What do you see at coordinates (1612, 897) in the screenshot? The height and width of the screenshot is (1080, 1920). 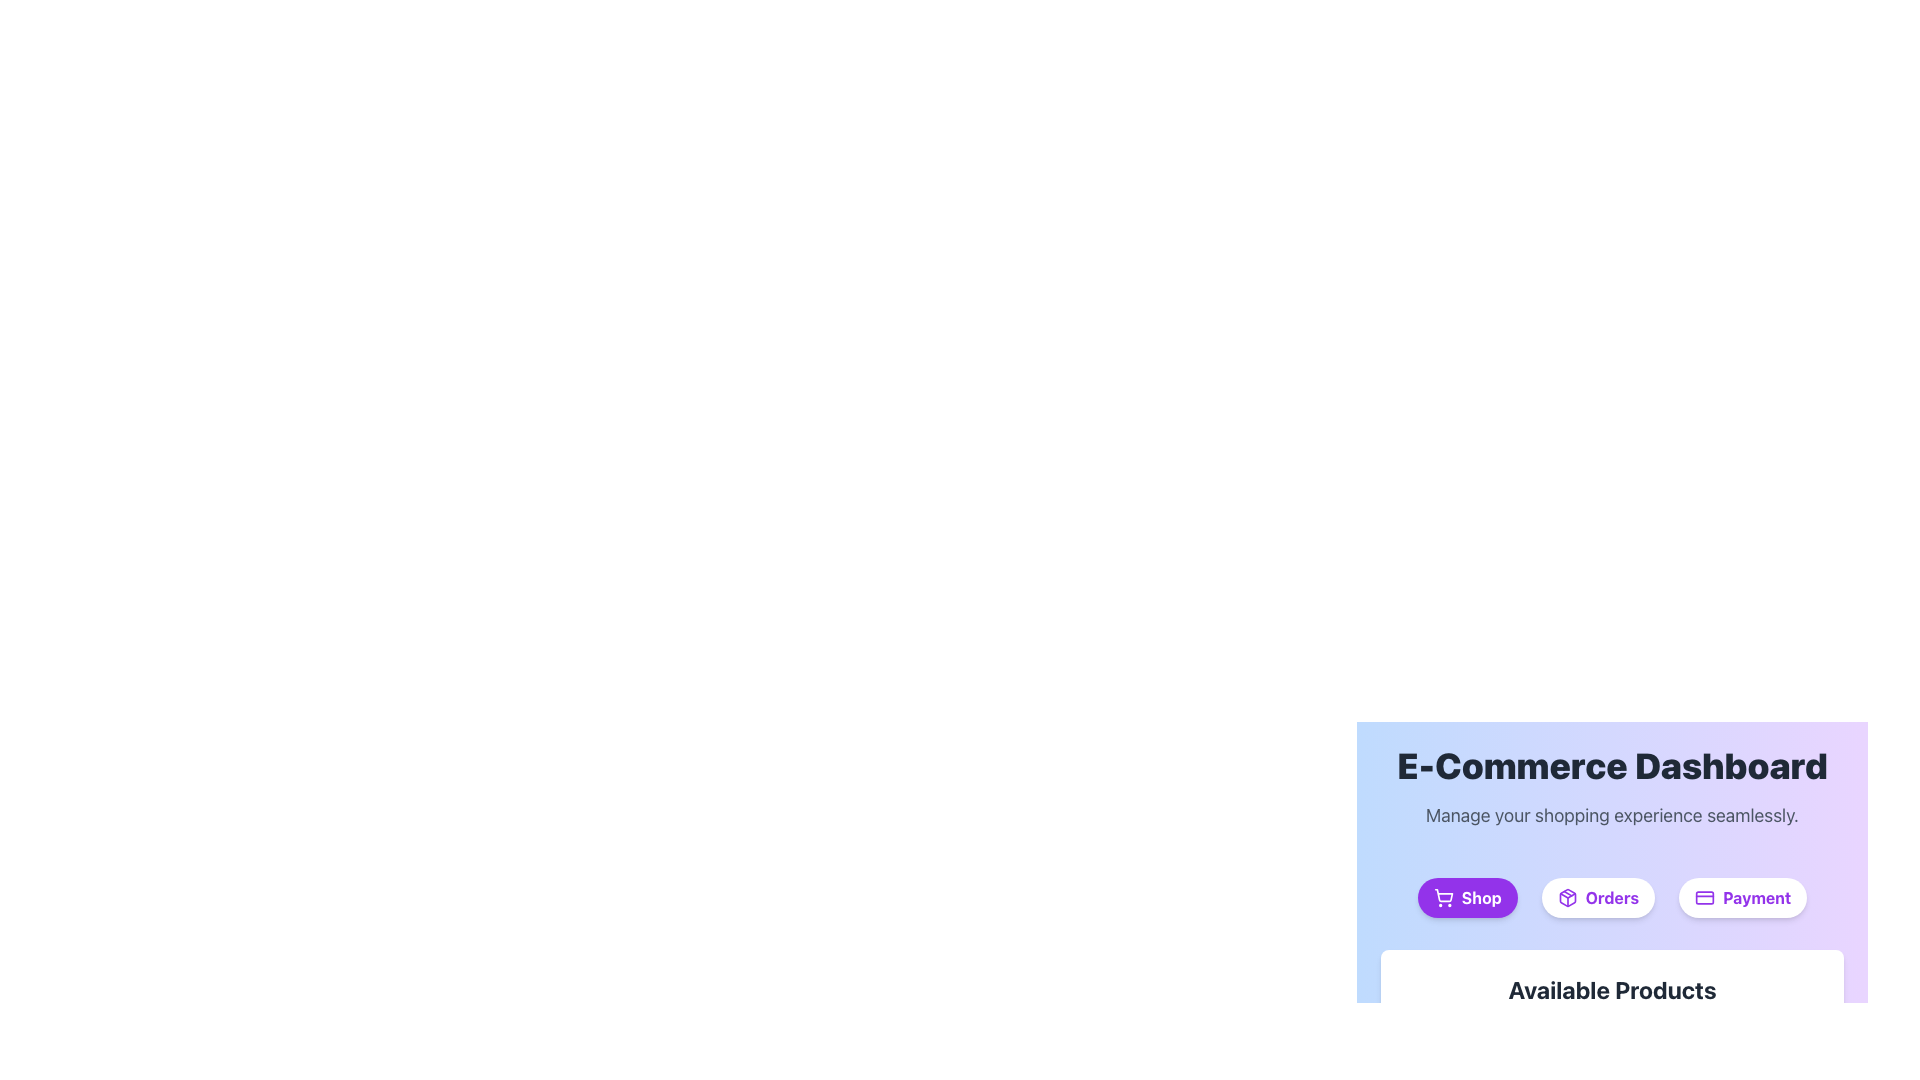 I see `the 'Orders' button in the Navigation bar` at bounding box center [1612, 897].